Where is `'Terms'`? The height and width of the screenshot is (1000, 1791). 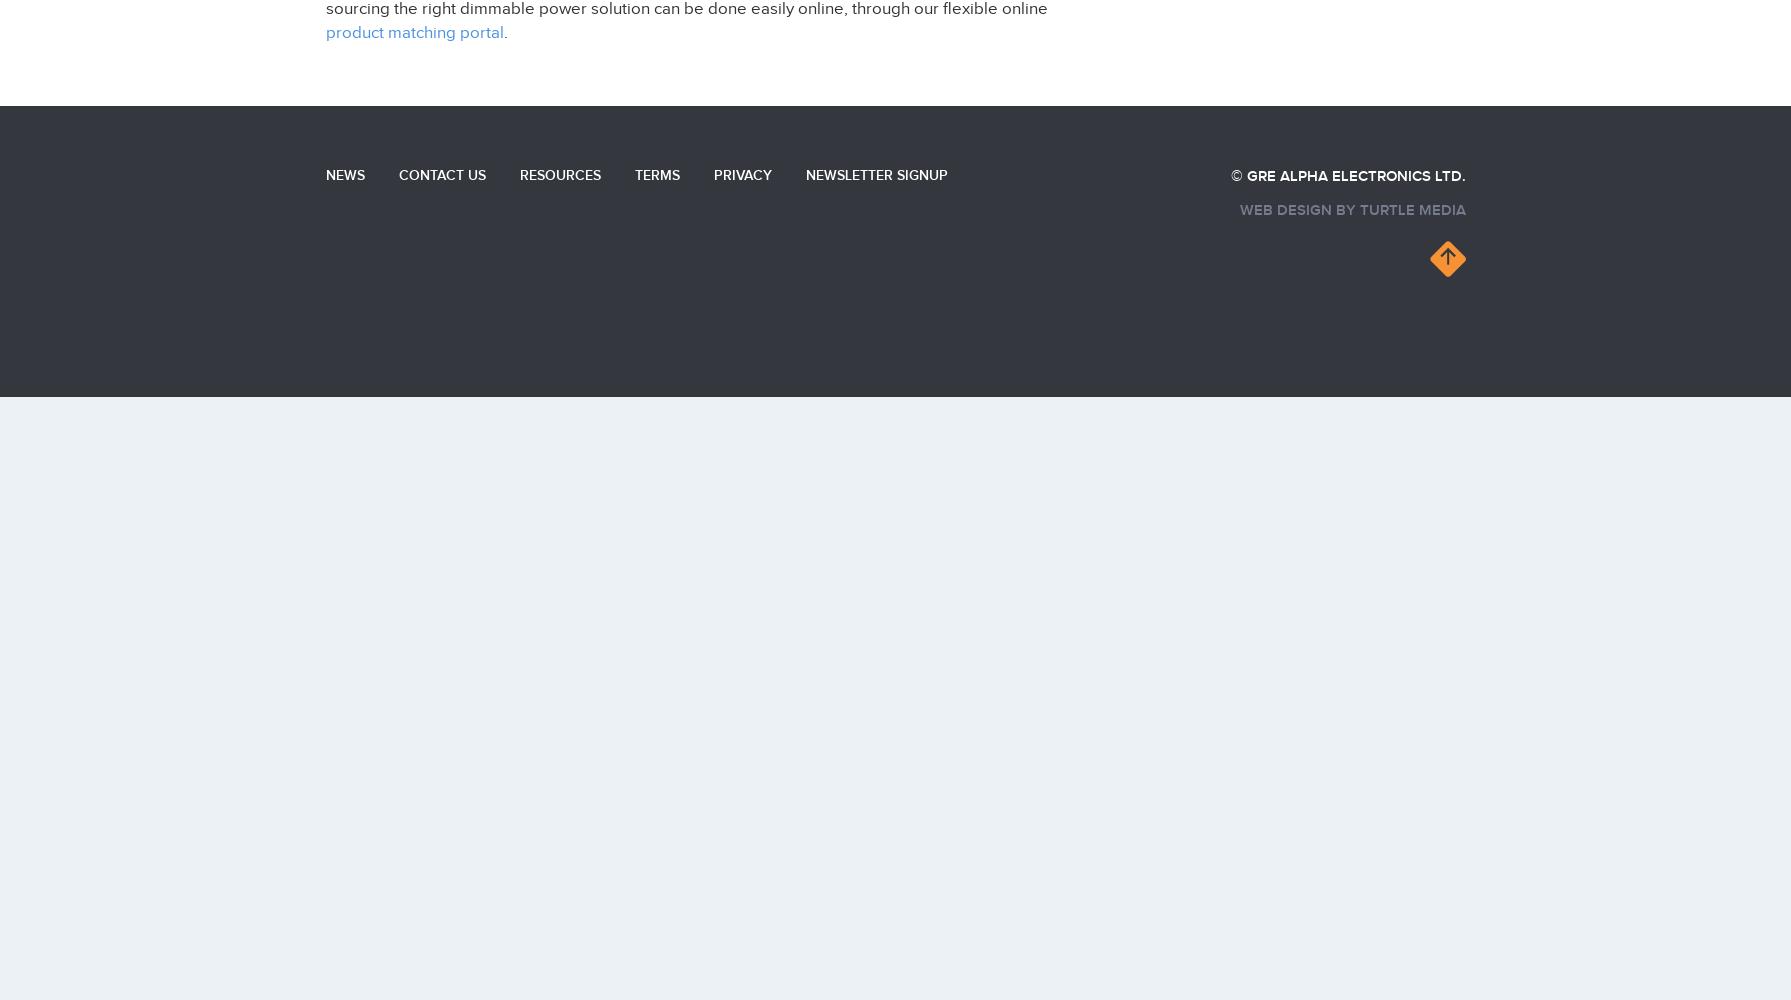 'Terms' is located at coordinates (656, 174).